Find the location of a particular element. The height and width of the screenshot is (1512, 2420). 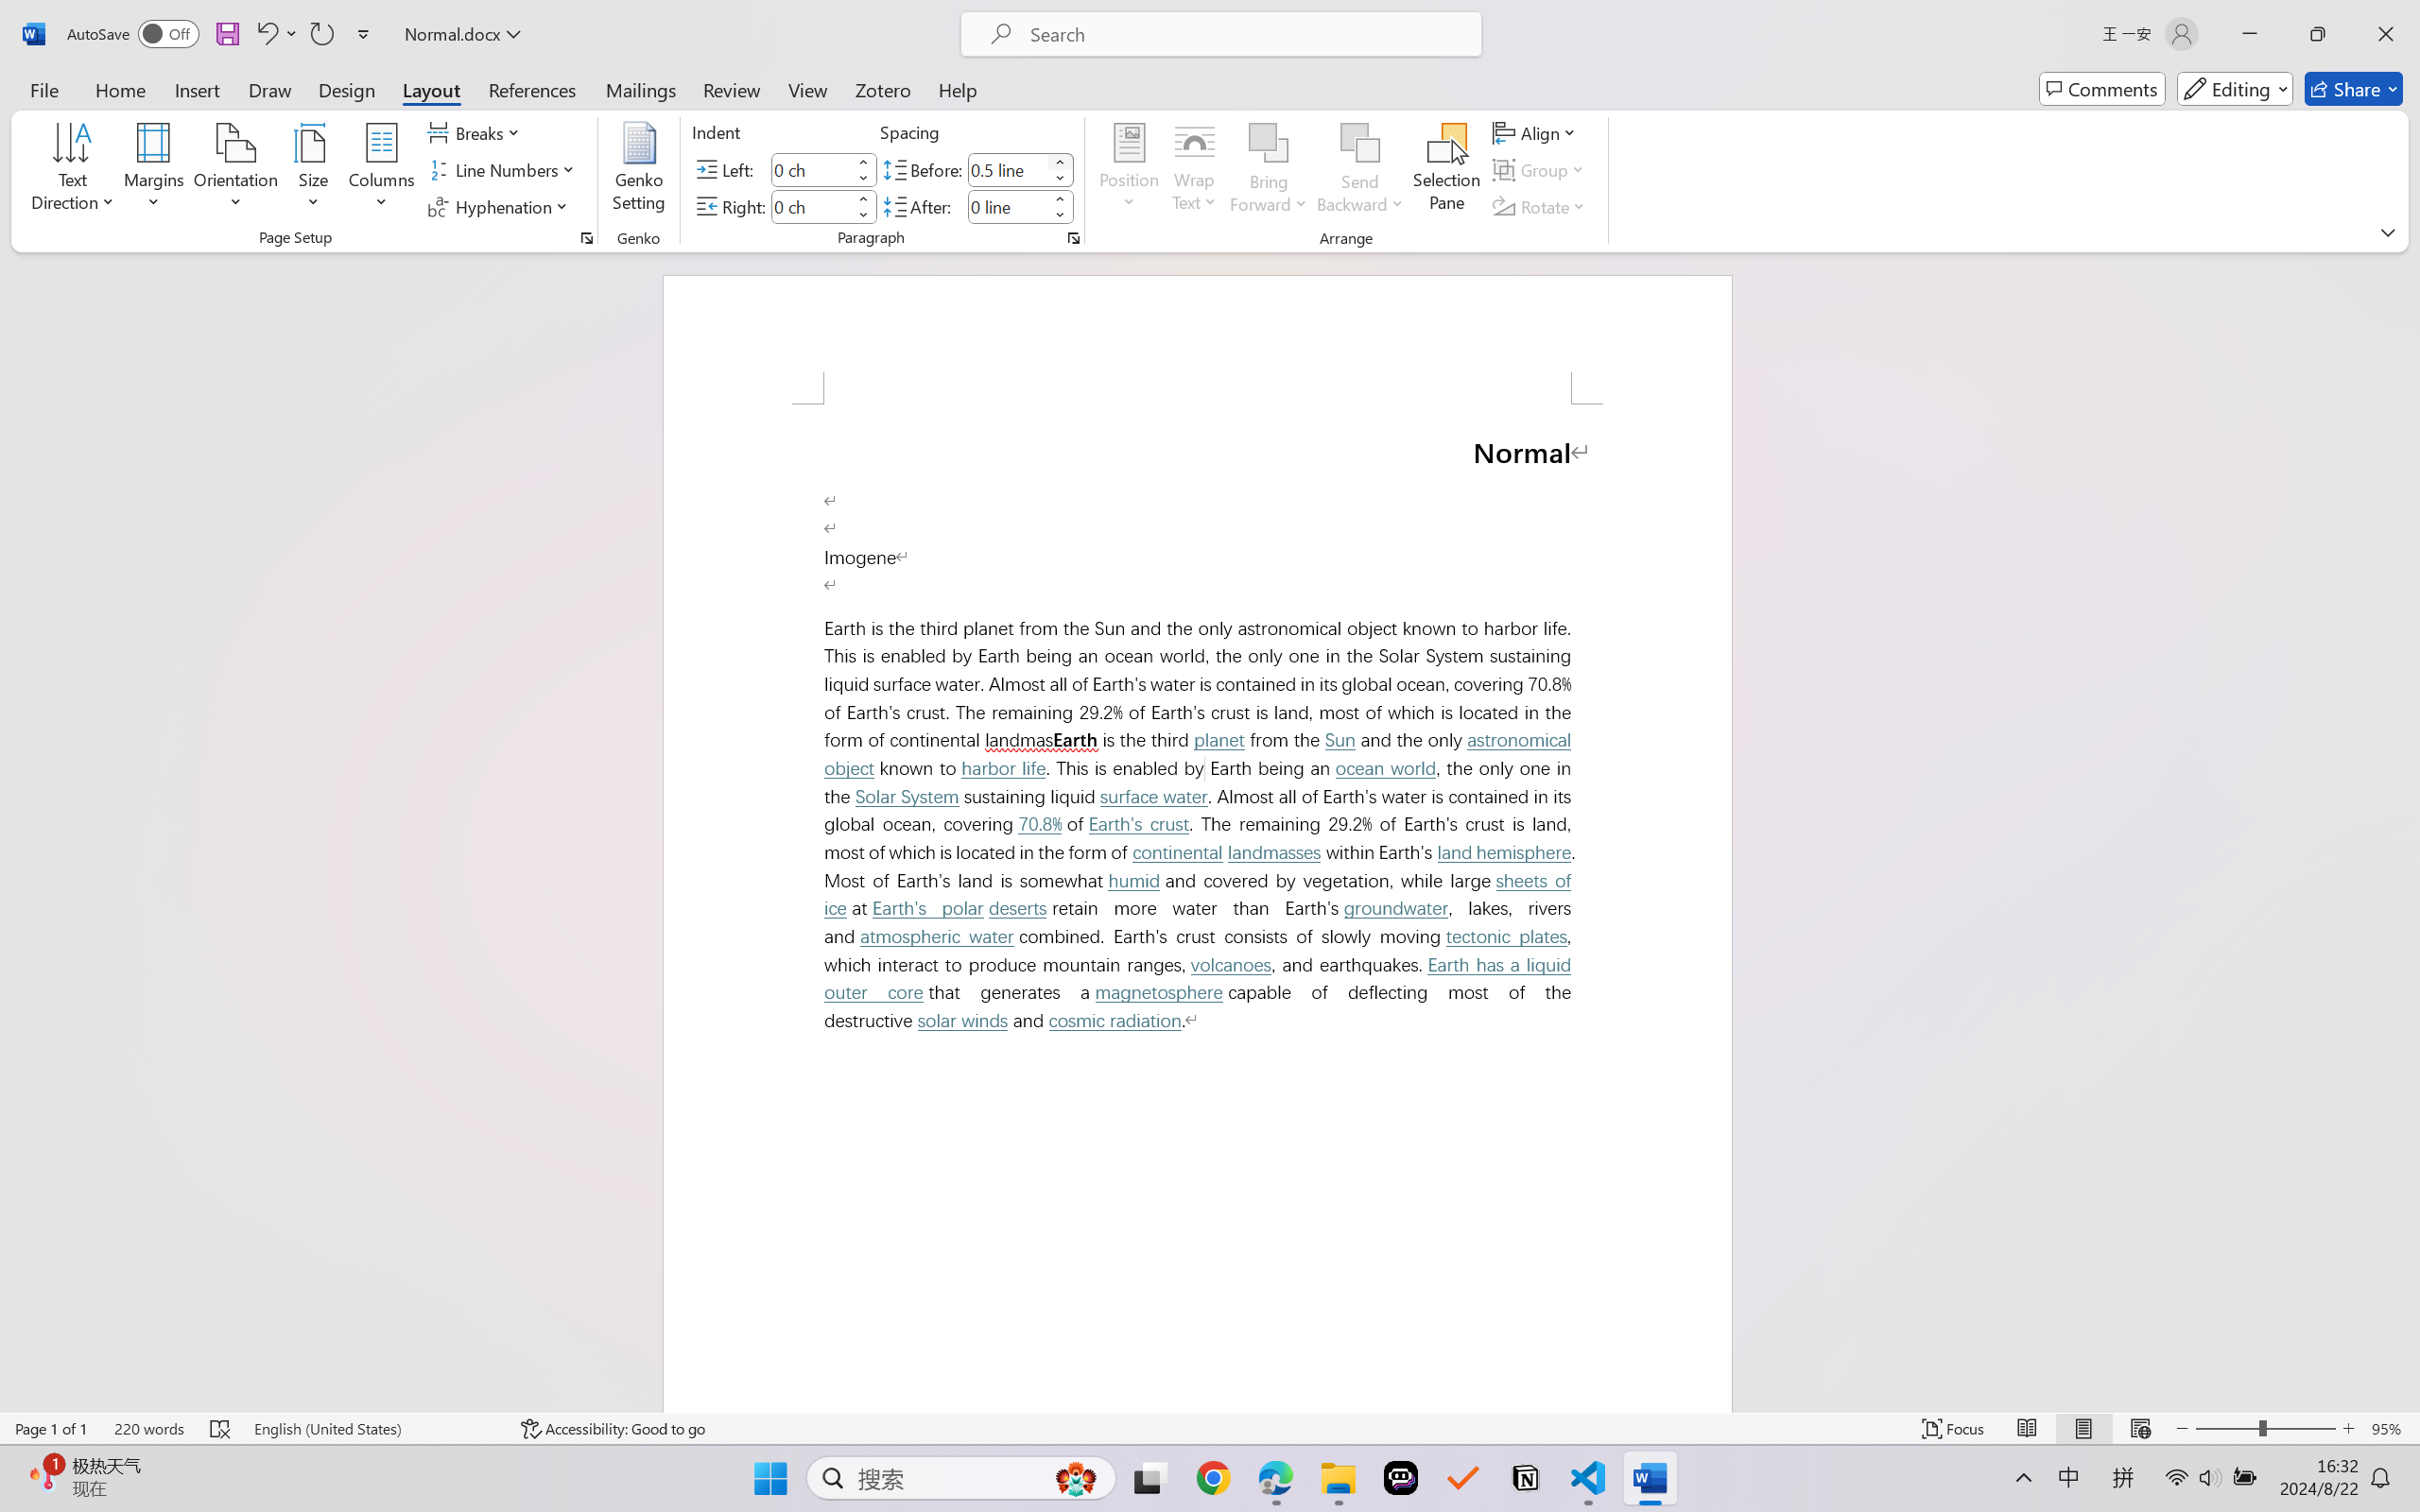

'Less' is located at coordinates (1059, 214).